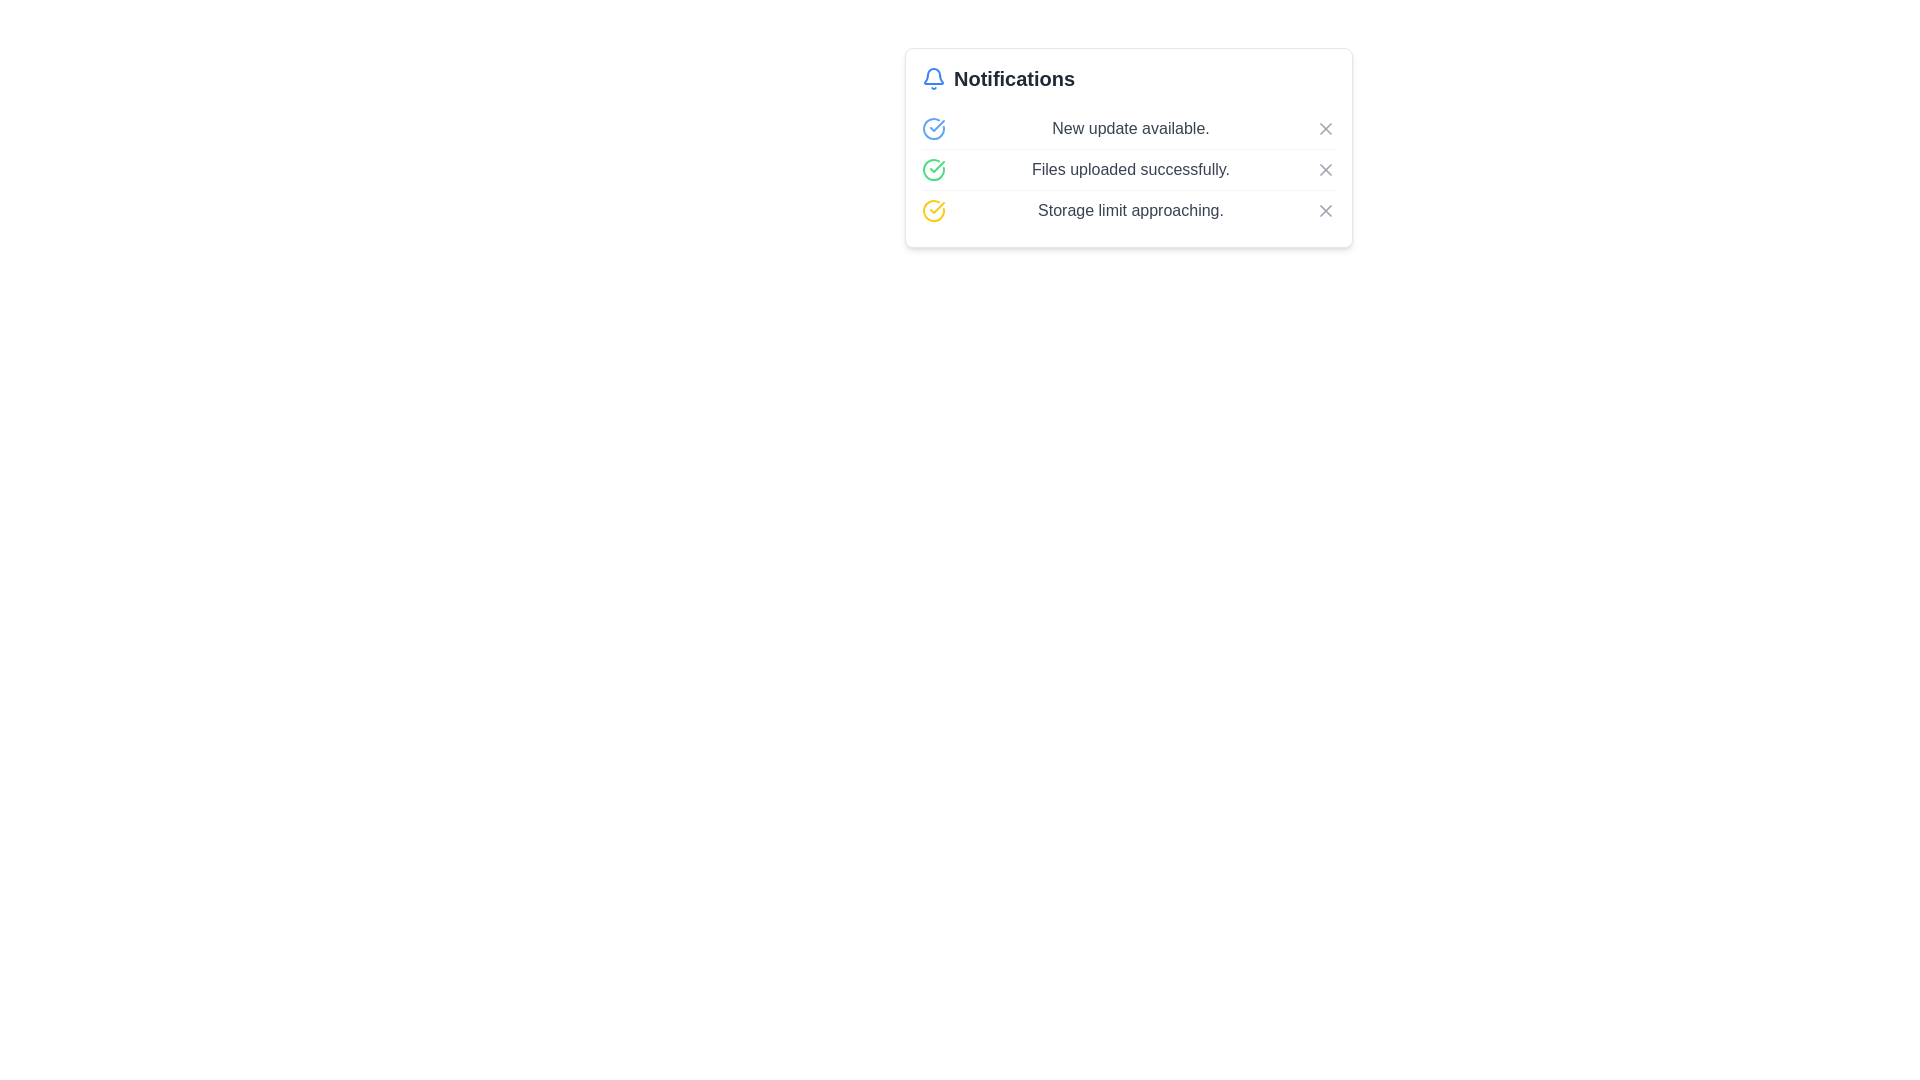 The image size is (1920, 1080). I want to click on the notification row displaying the message 'Storage limit approaching.', so click(1128, 210).